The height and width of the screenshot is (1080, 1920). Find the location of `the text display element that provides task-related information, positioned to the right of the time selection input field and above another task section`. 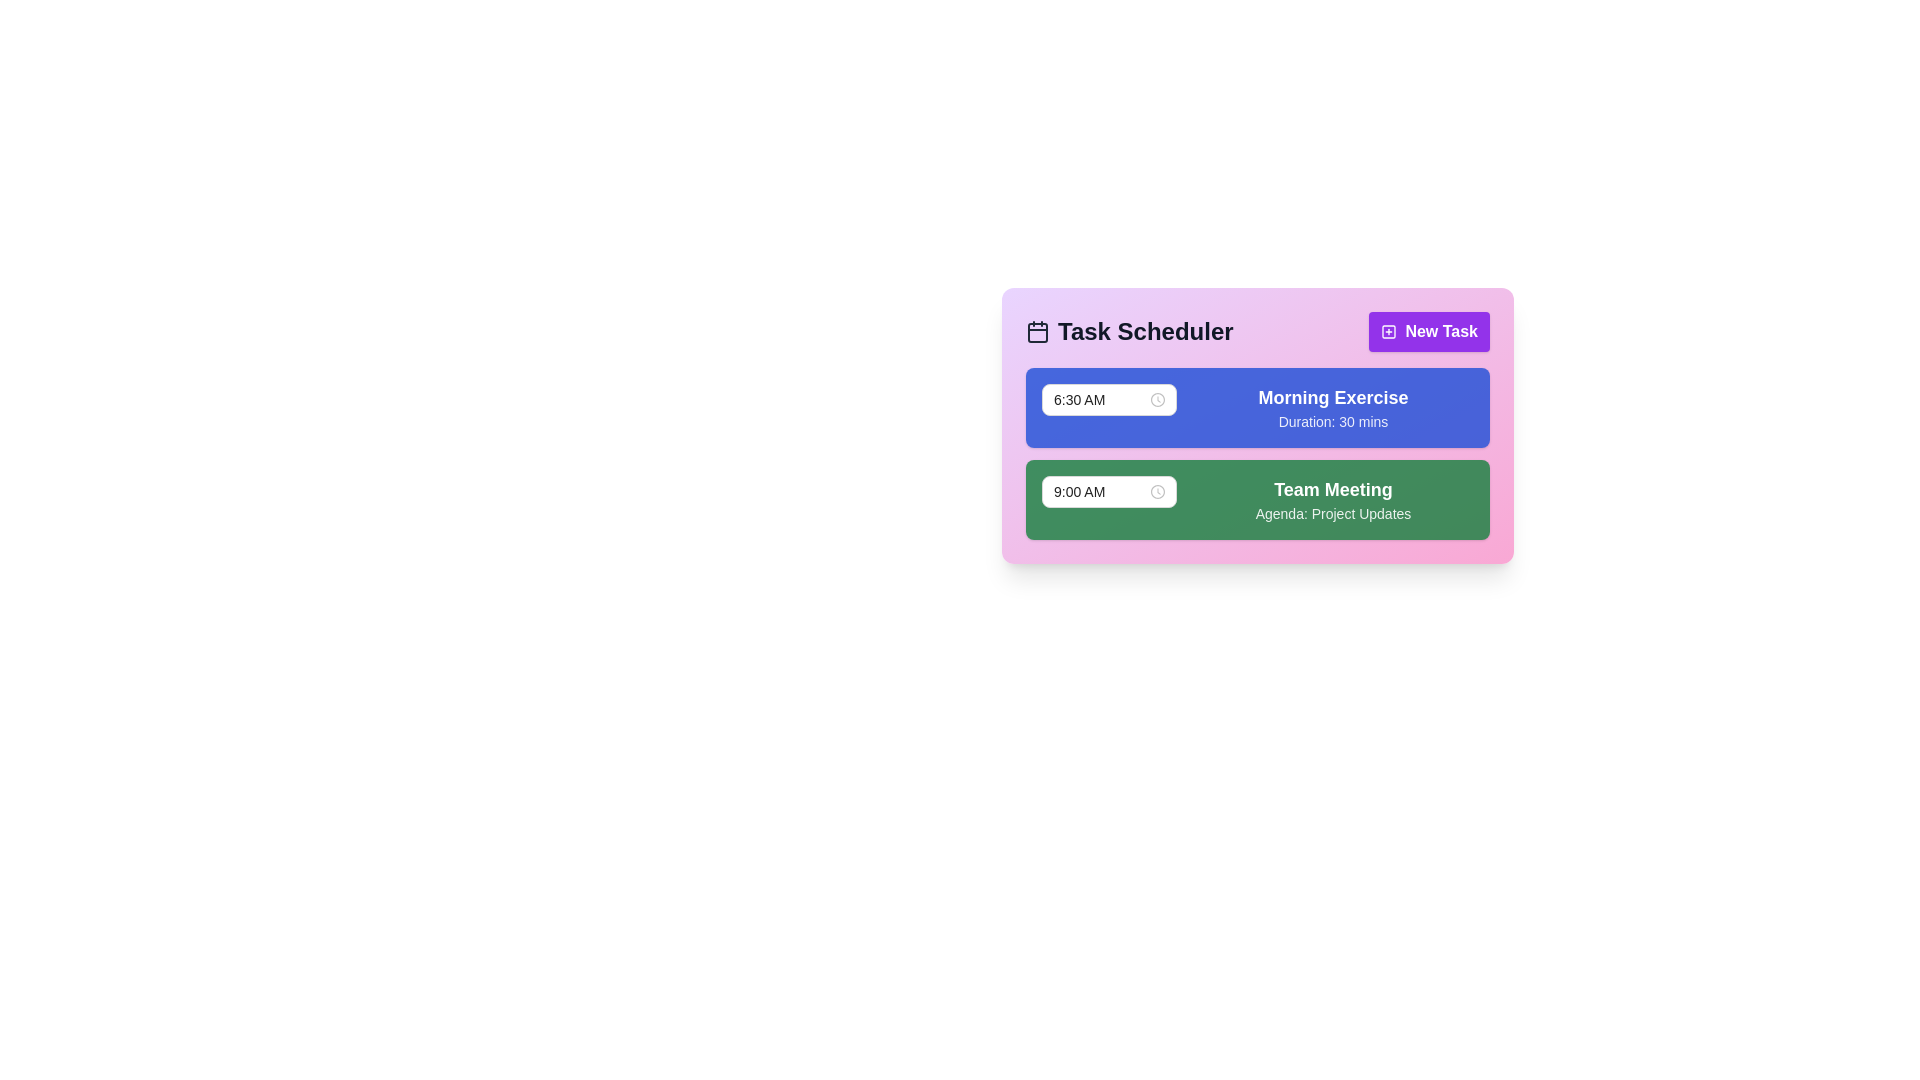

the text display element that provides task-related information, positioned to the right of the time selection input field and above another task section is located at coordinates (1333, 407).